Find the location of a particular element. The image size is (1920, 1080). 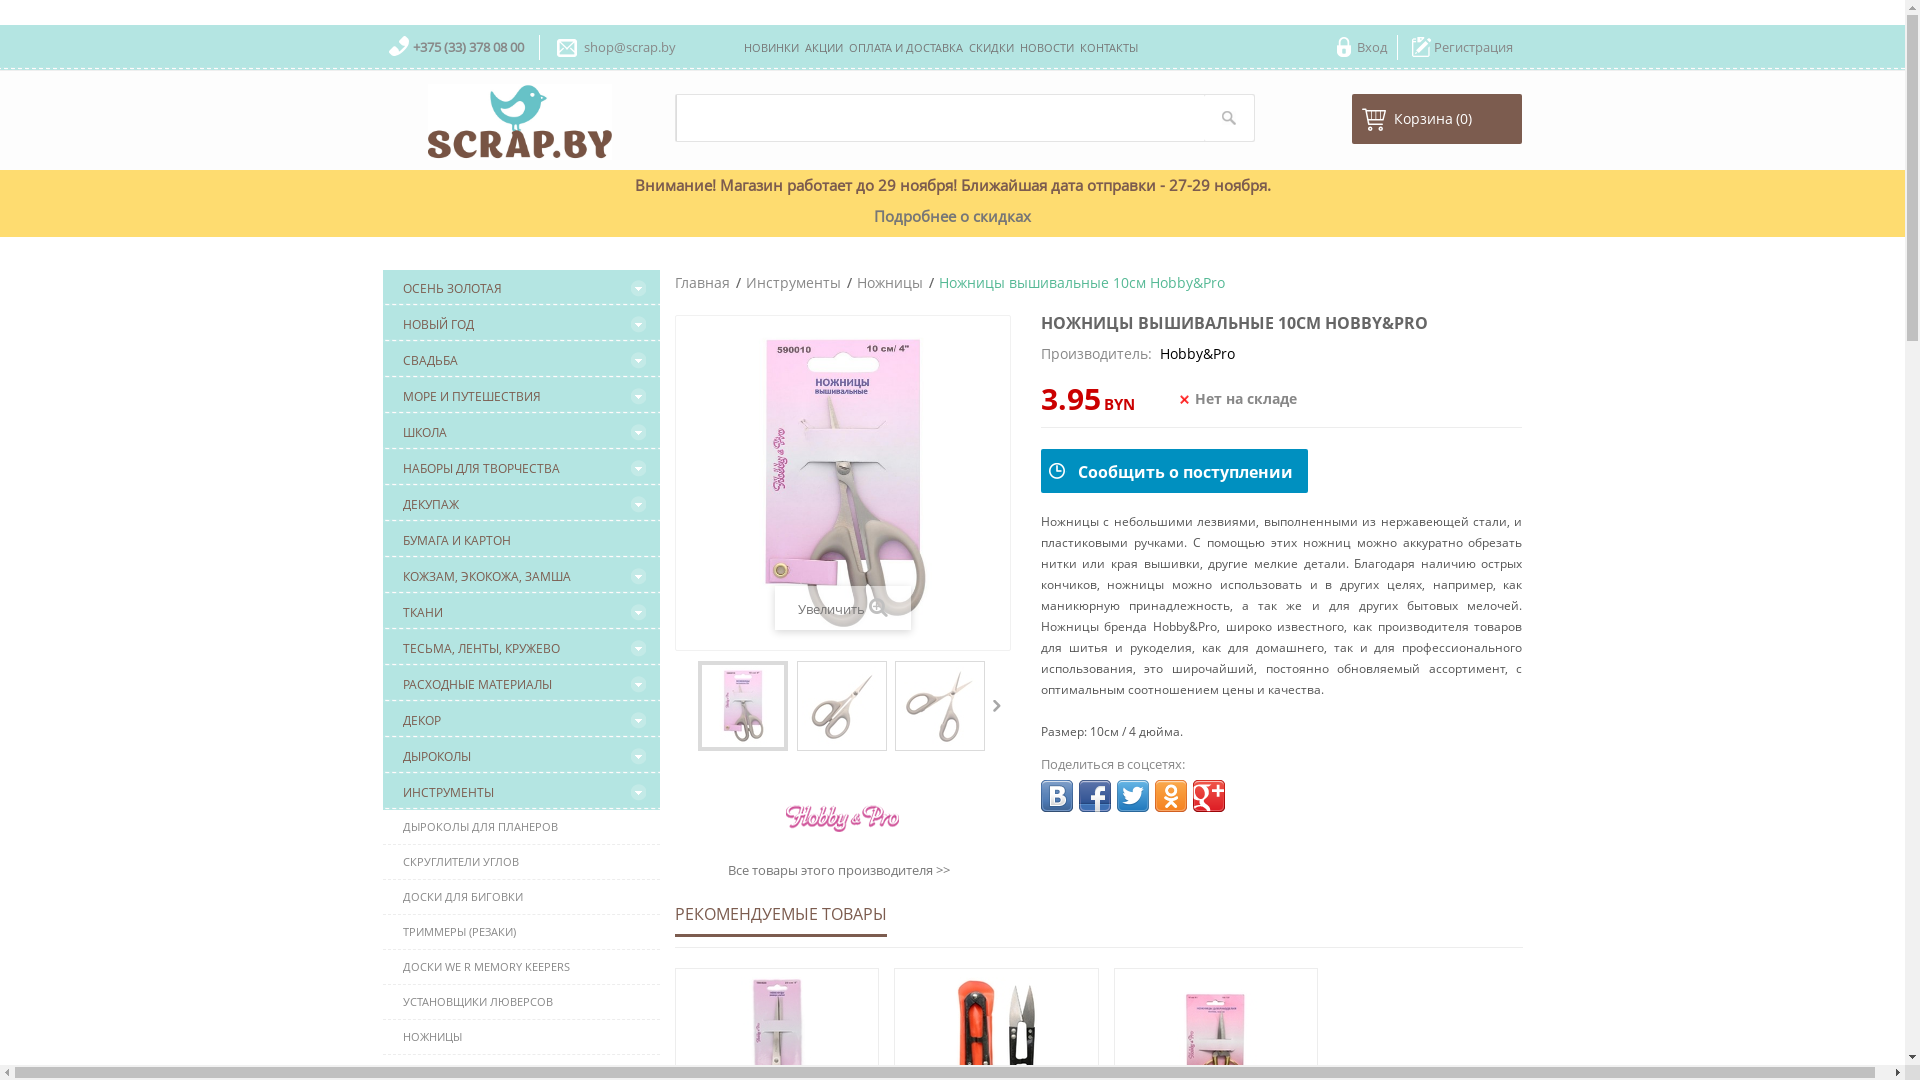

'Search' is located at coordinates (1227, 118).